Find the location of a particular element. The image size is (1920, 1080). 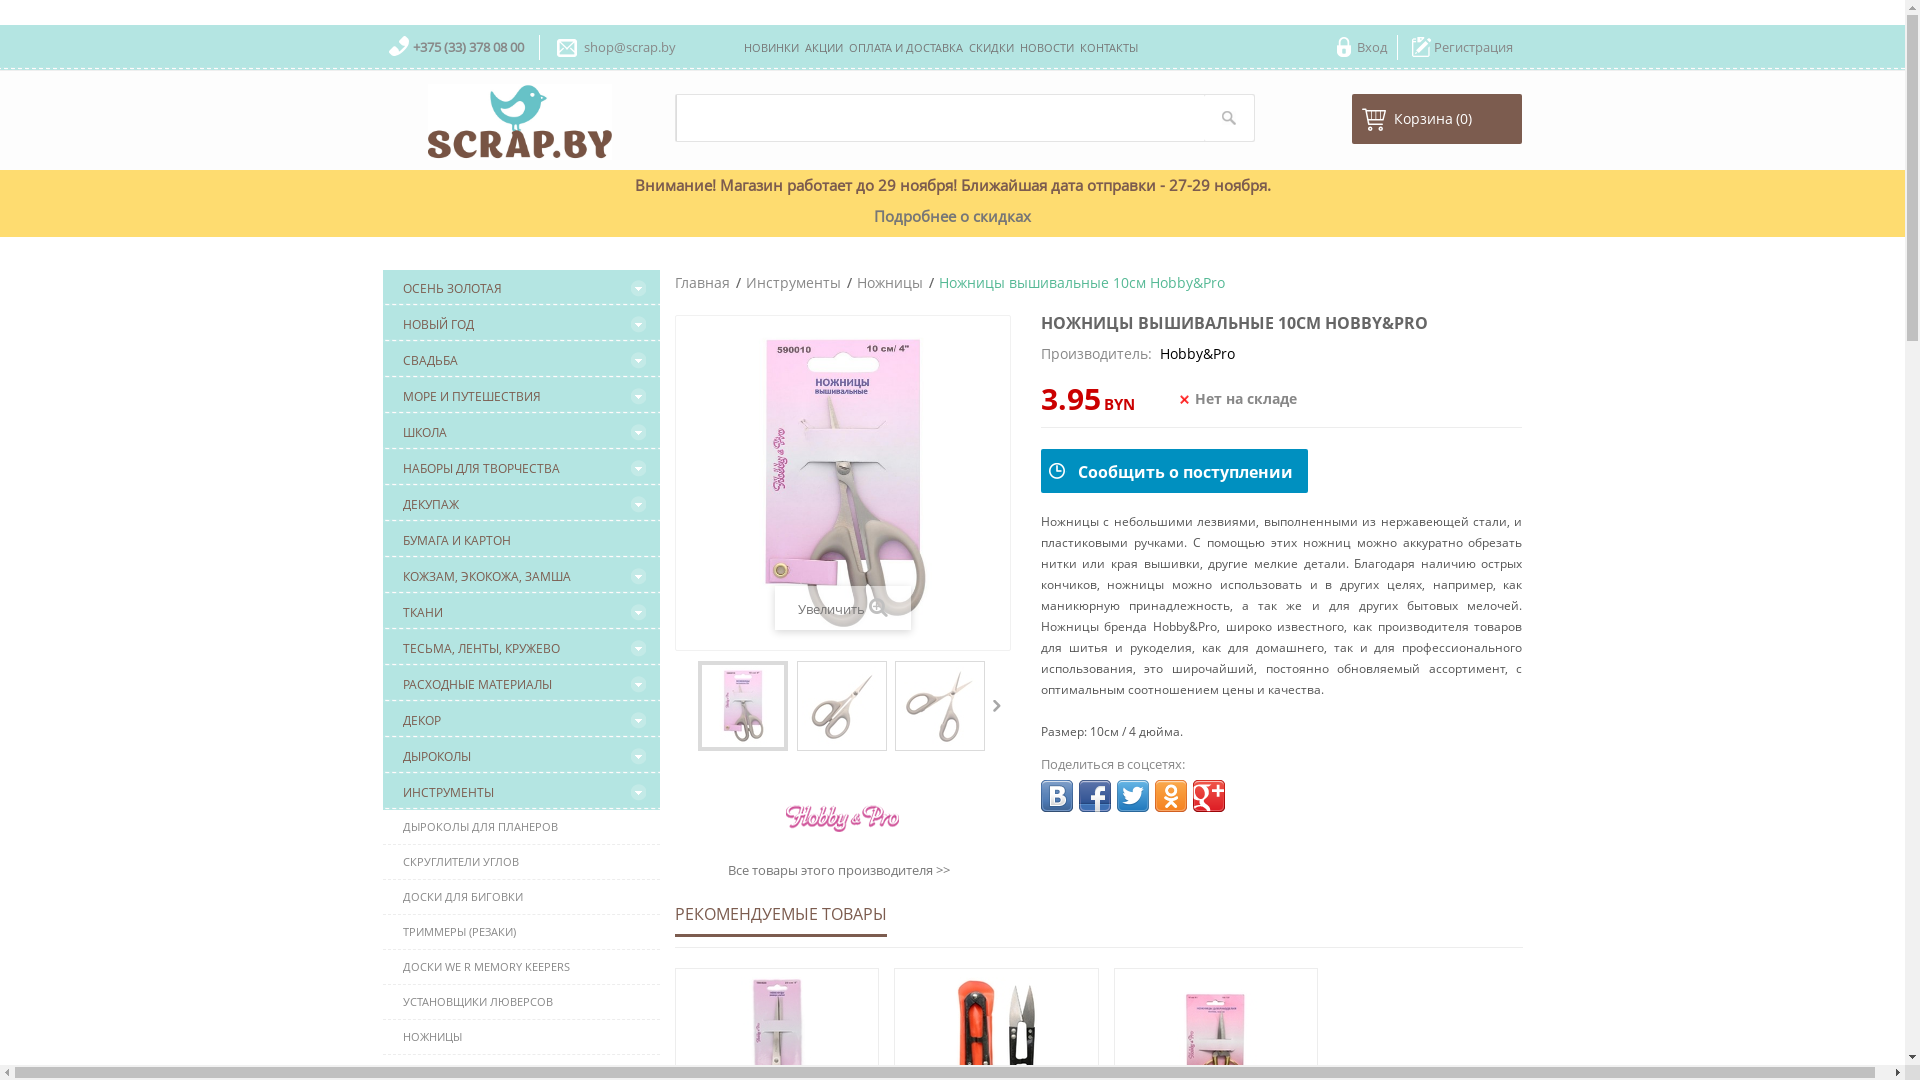

'Search' is located at coordinates (1227, 118).